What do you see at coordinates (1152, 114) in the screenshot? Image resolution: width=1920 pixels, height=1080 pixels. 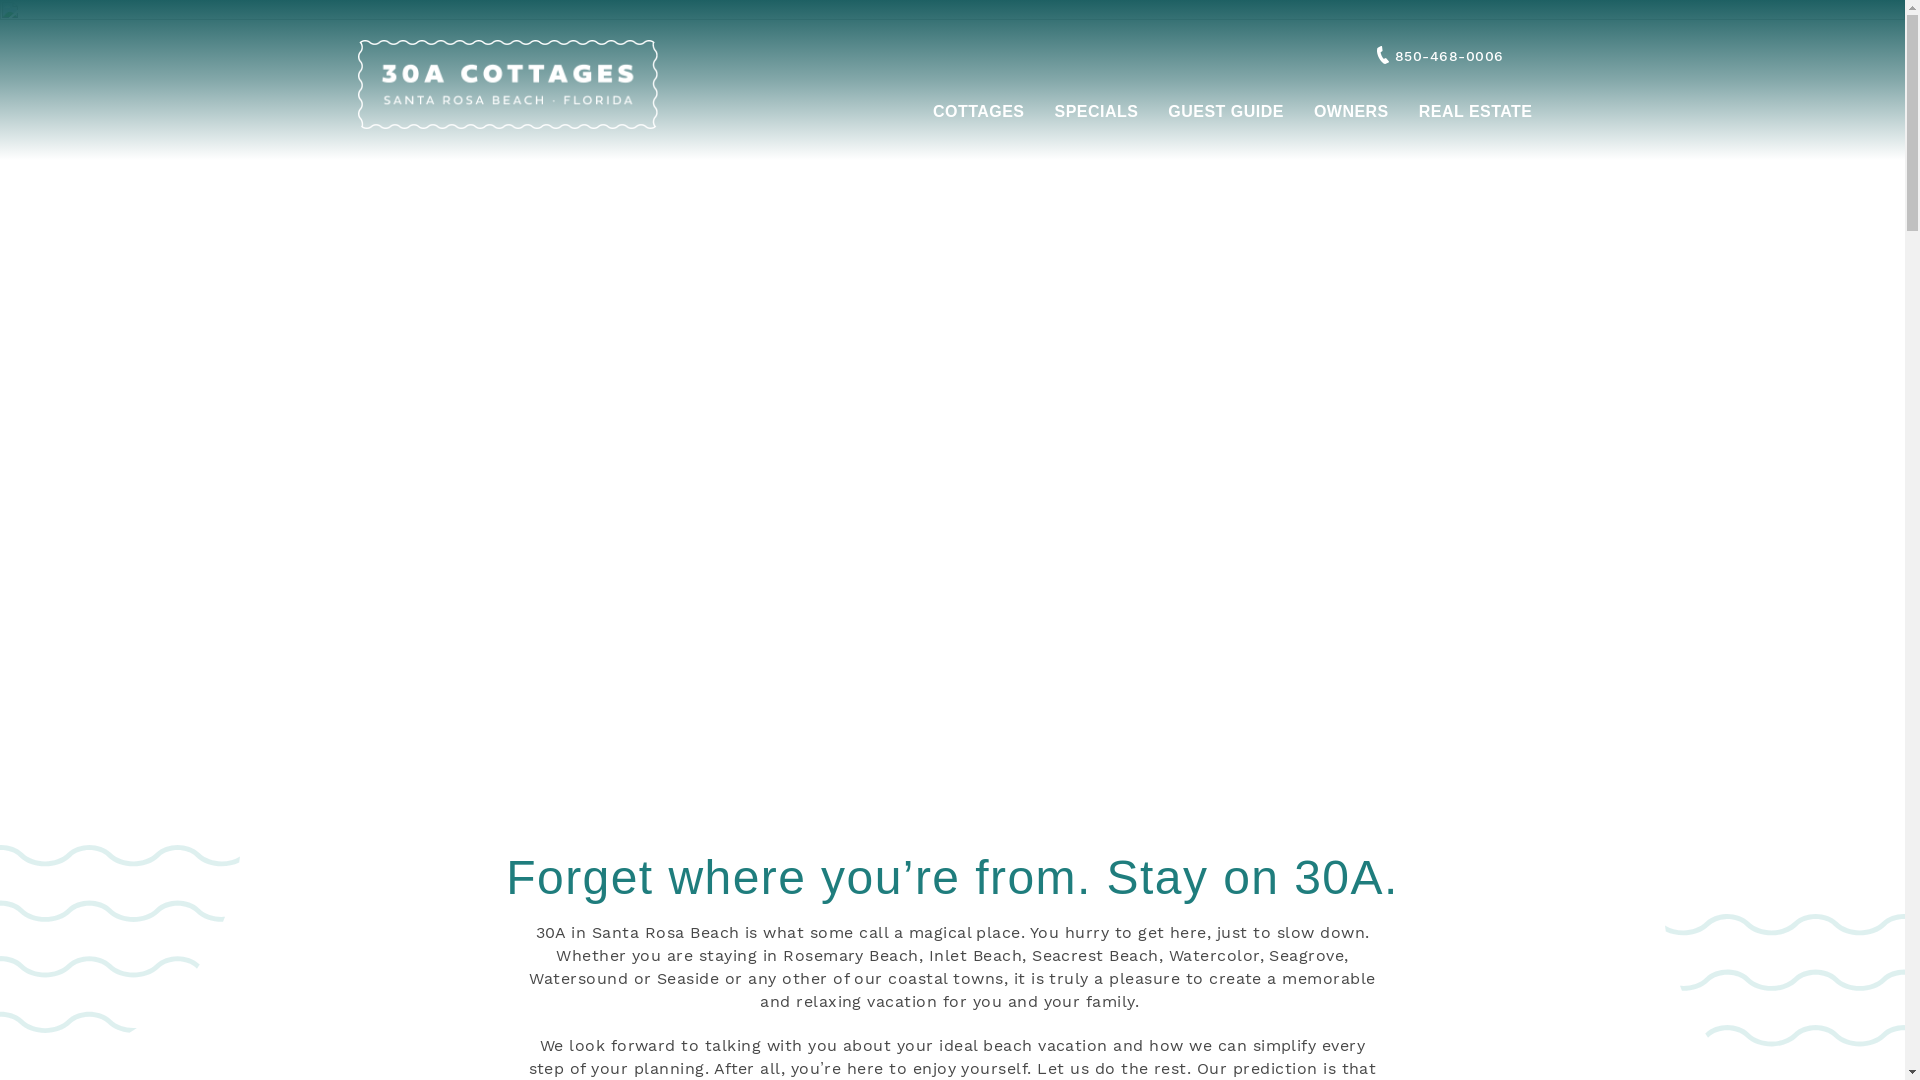 I see `'GUEST GUIDE'` at bounding box center [1152, 114].